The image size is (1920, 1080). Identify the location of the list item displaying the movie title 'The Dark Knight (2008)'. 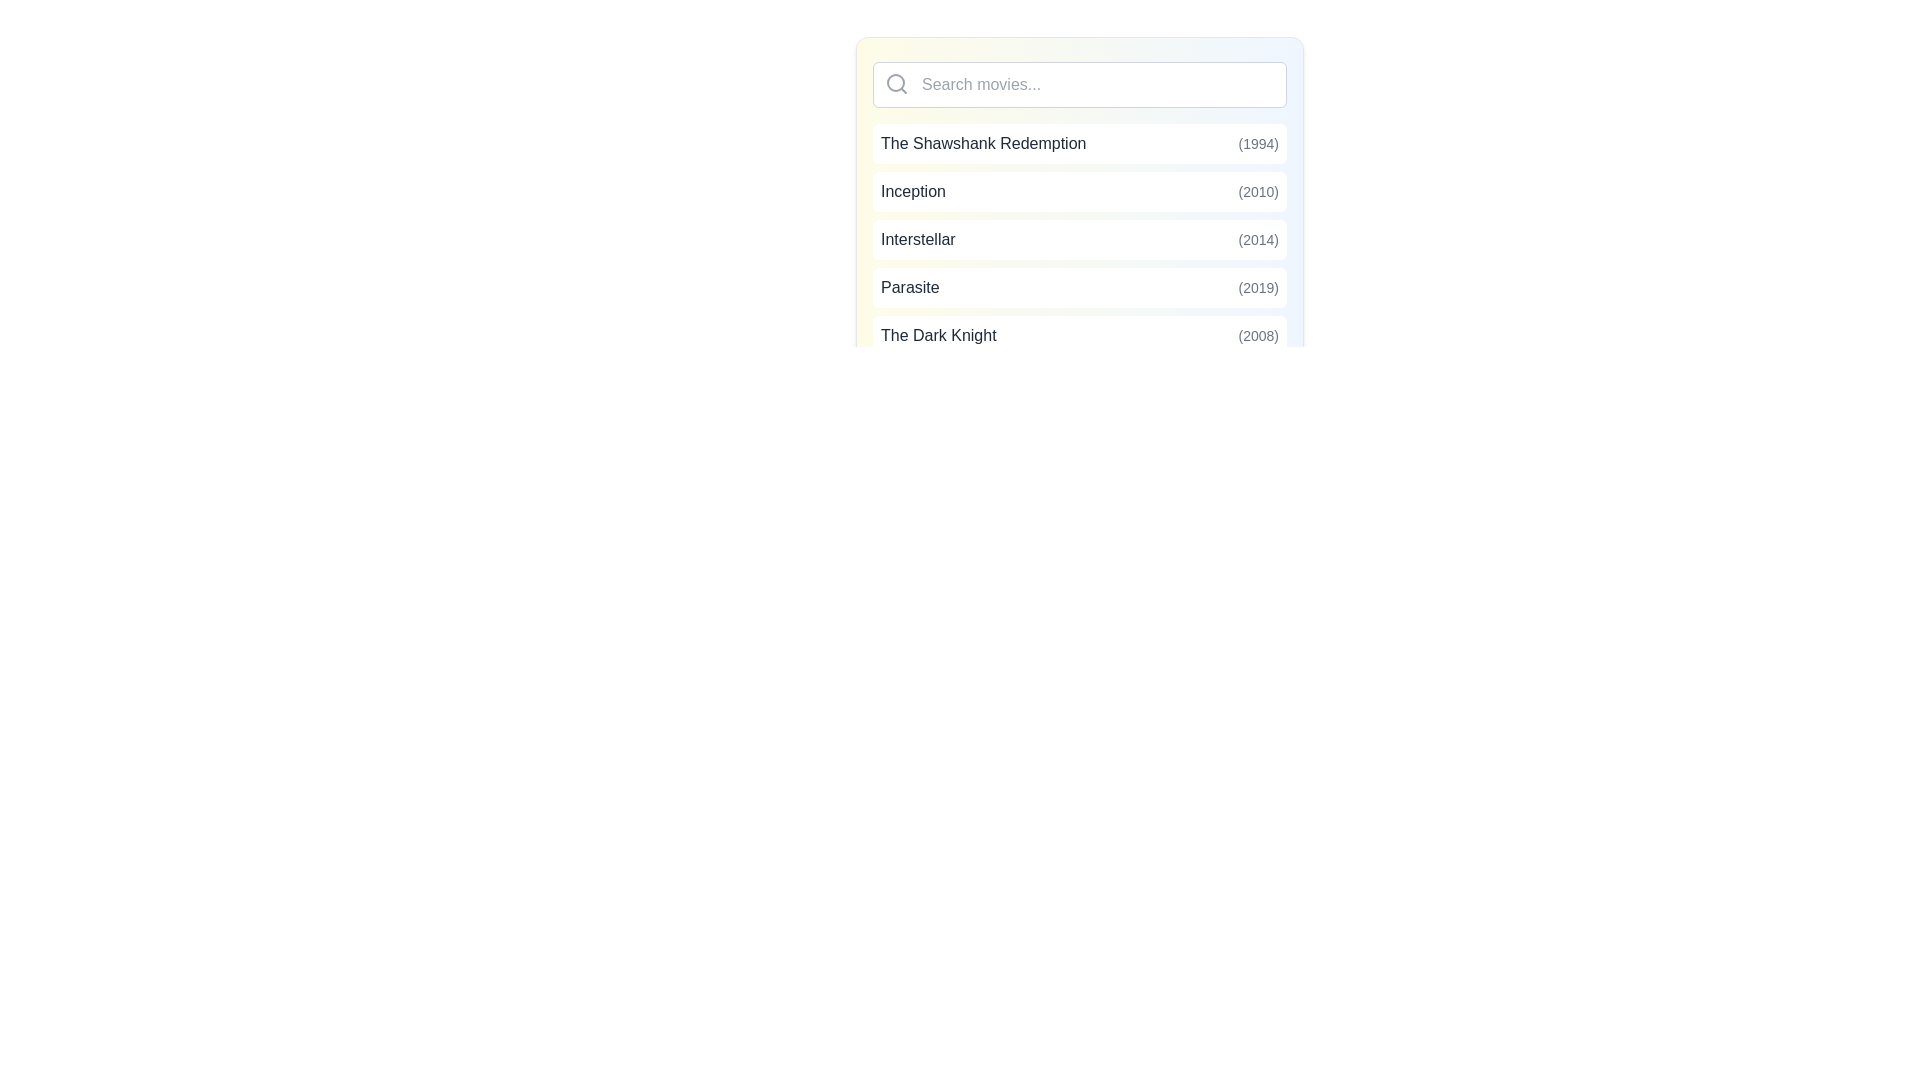
(1079, 334).